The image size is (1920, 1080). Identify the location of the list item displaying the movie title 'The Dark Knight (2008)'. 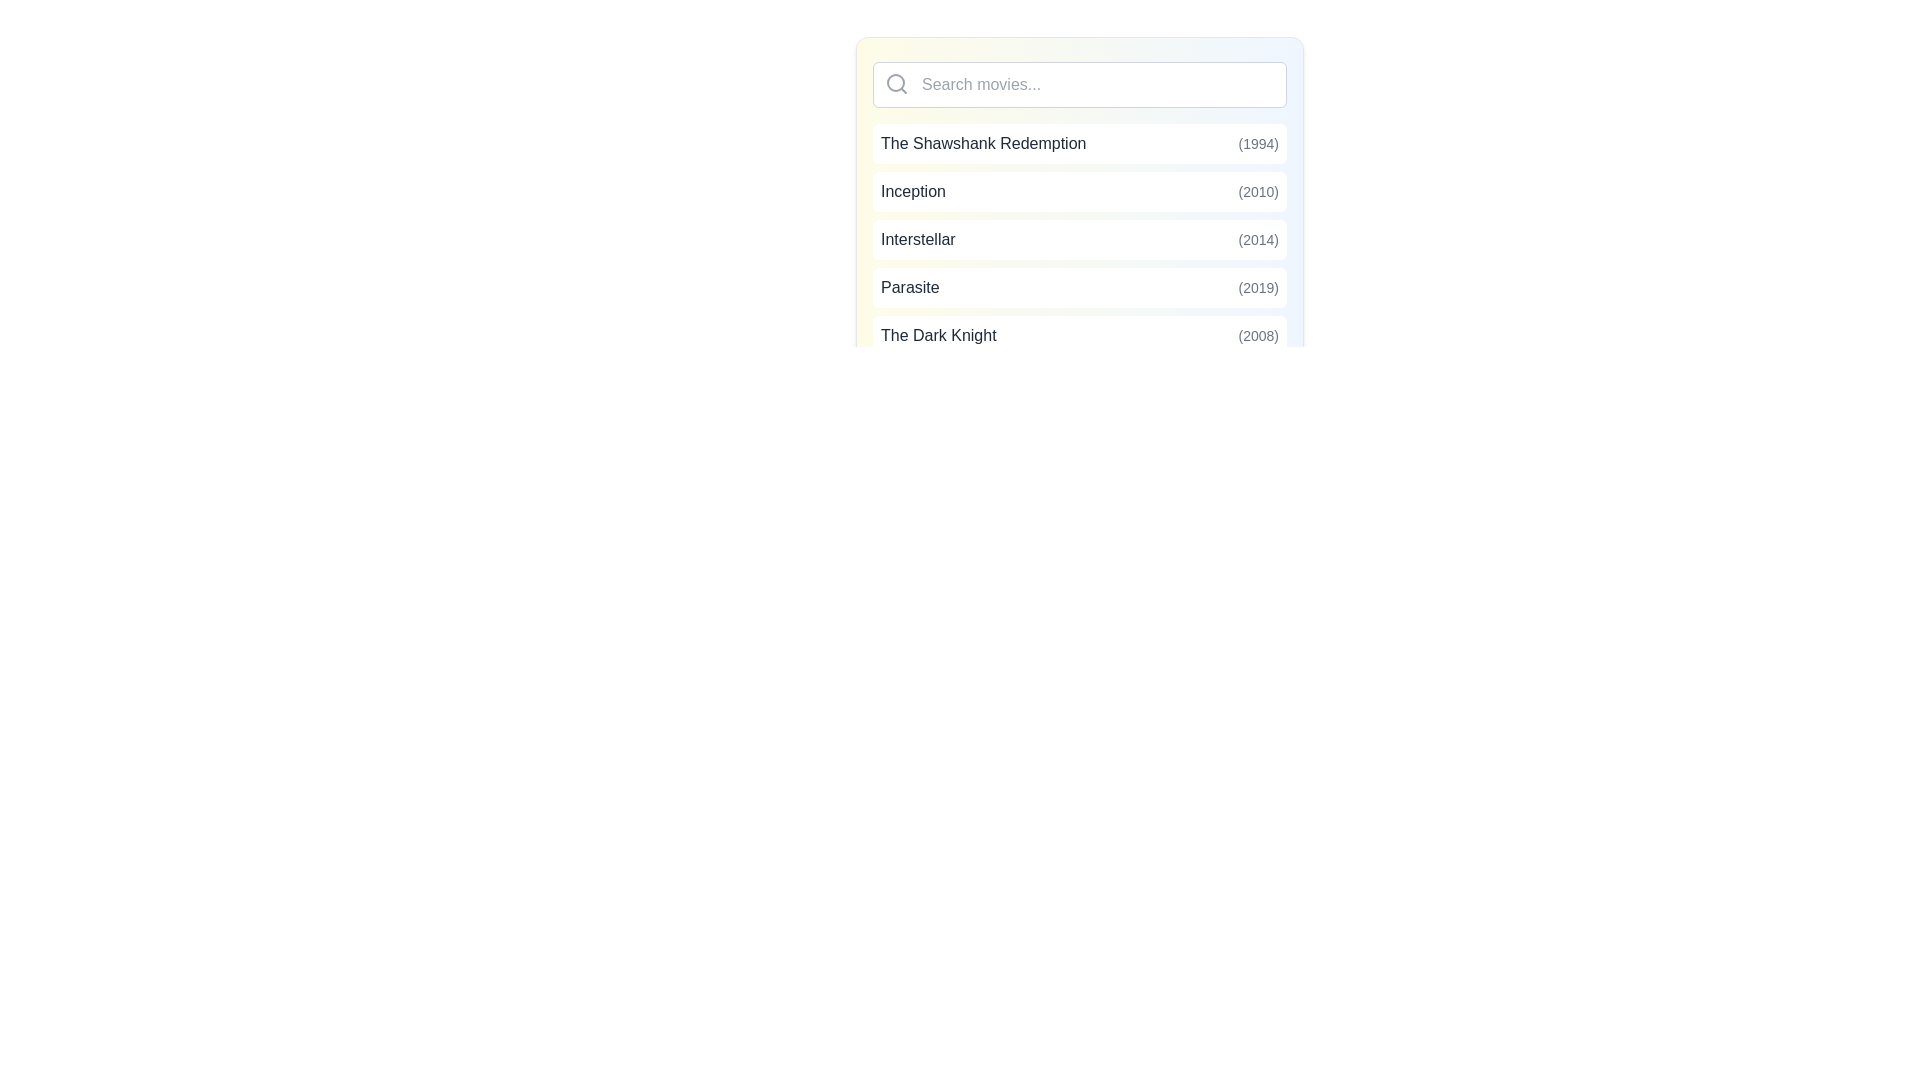
(1079, 334).